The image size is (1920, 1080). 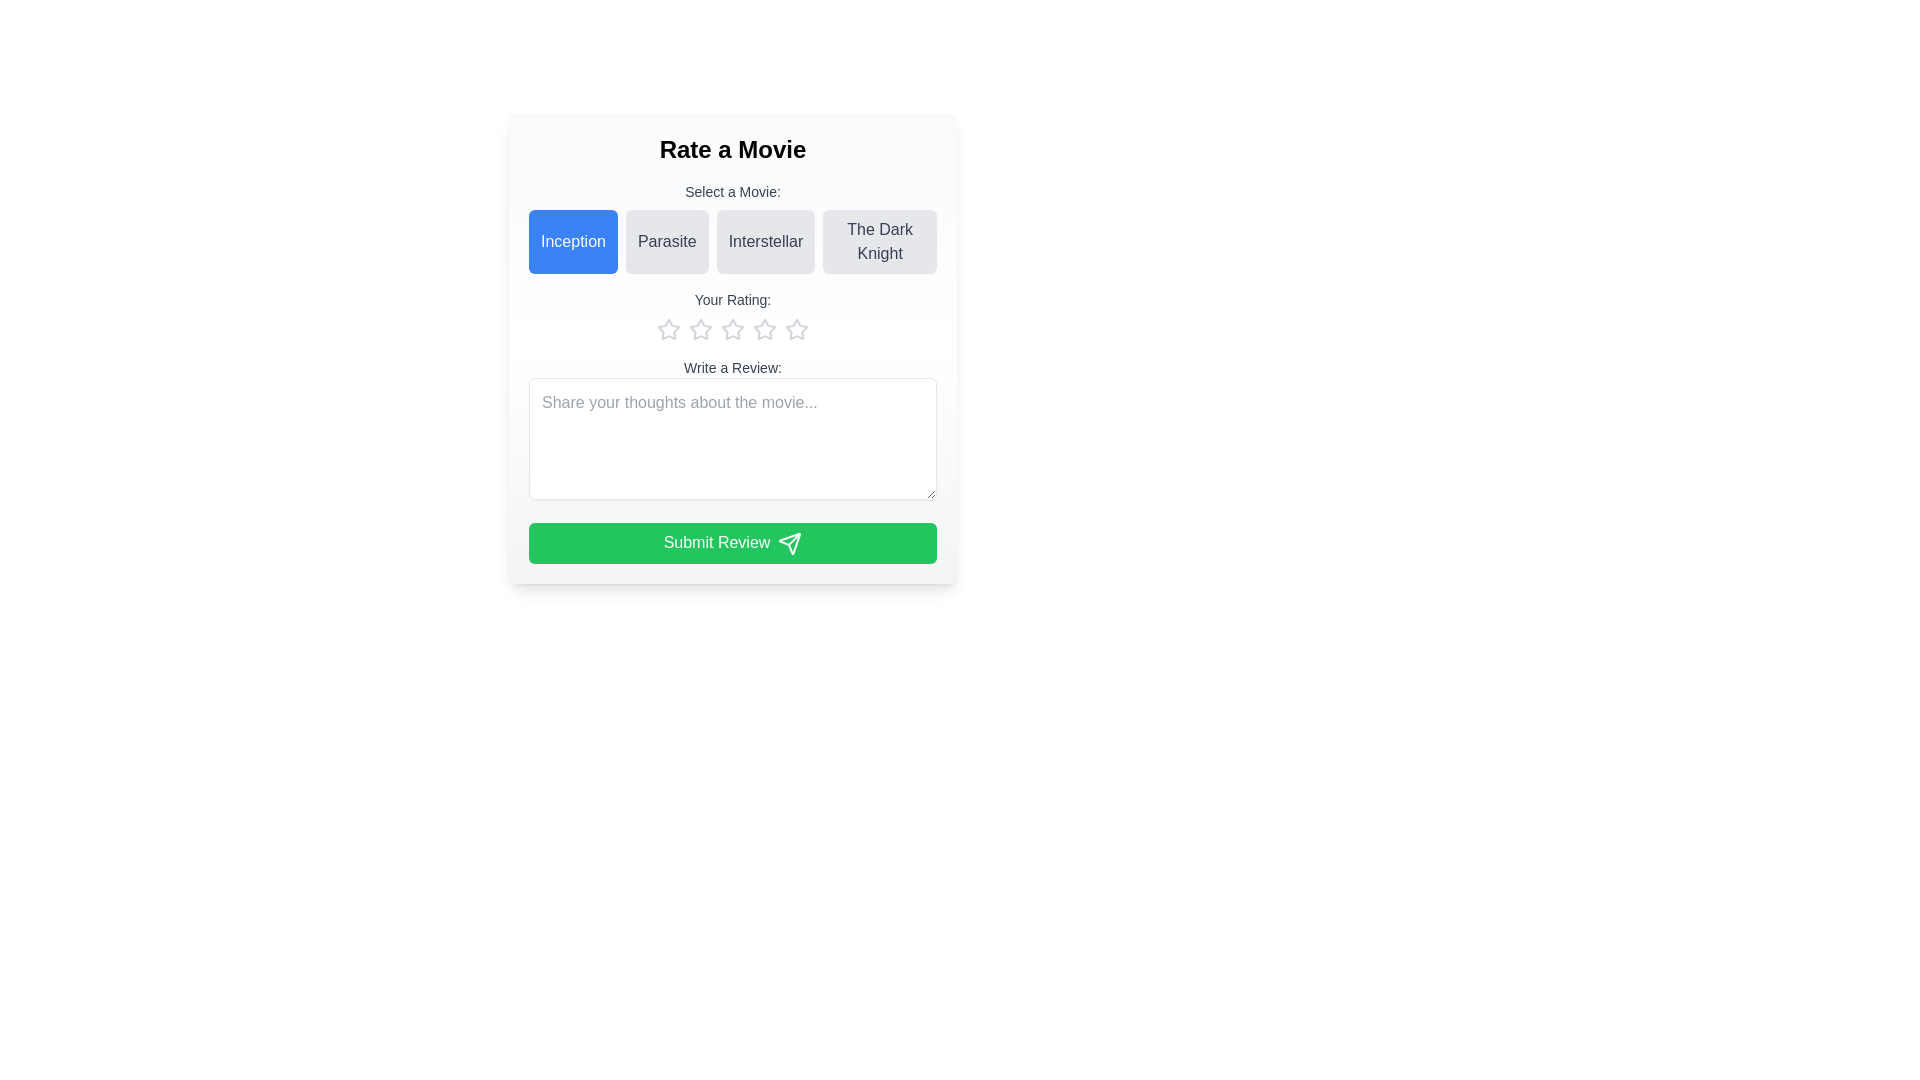 What do you see at coordinates (732, 367) in the screenshot?
I see `the label that reads 'Write a Review:', which is styled minimally in a small, dark gray font and is positioned below the 'Your Rating:' section within a review form` at bounding box center [732, 367].